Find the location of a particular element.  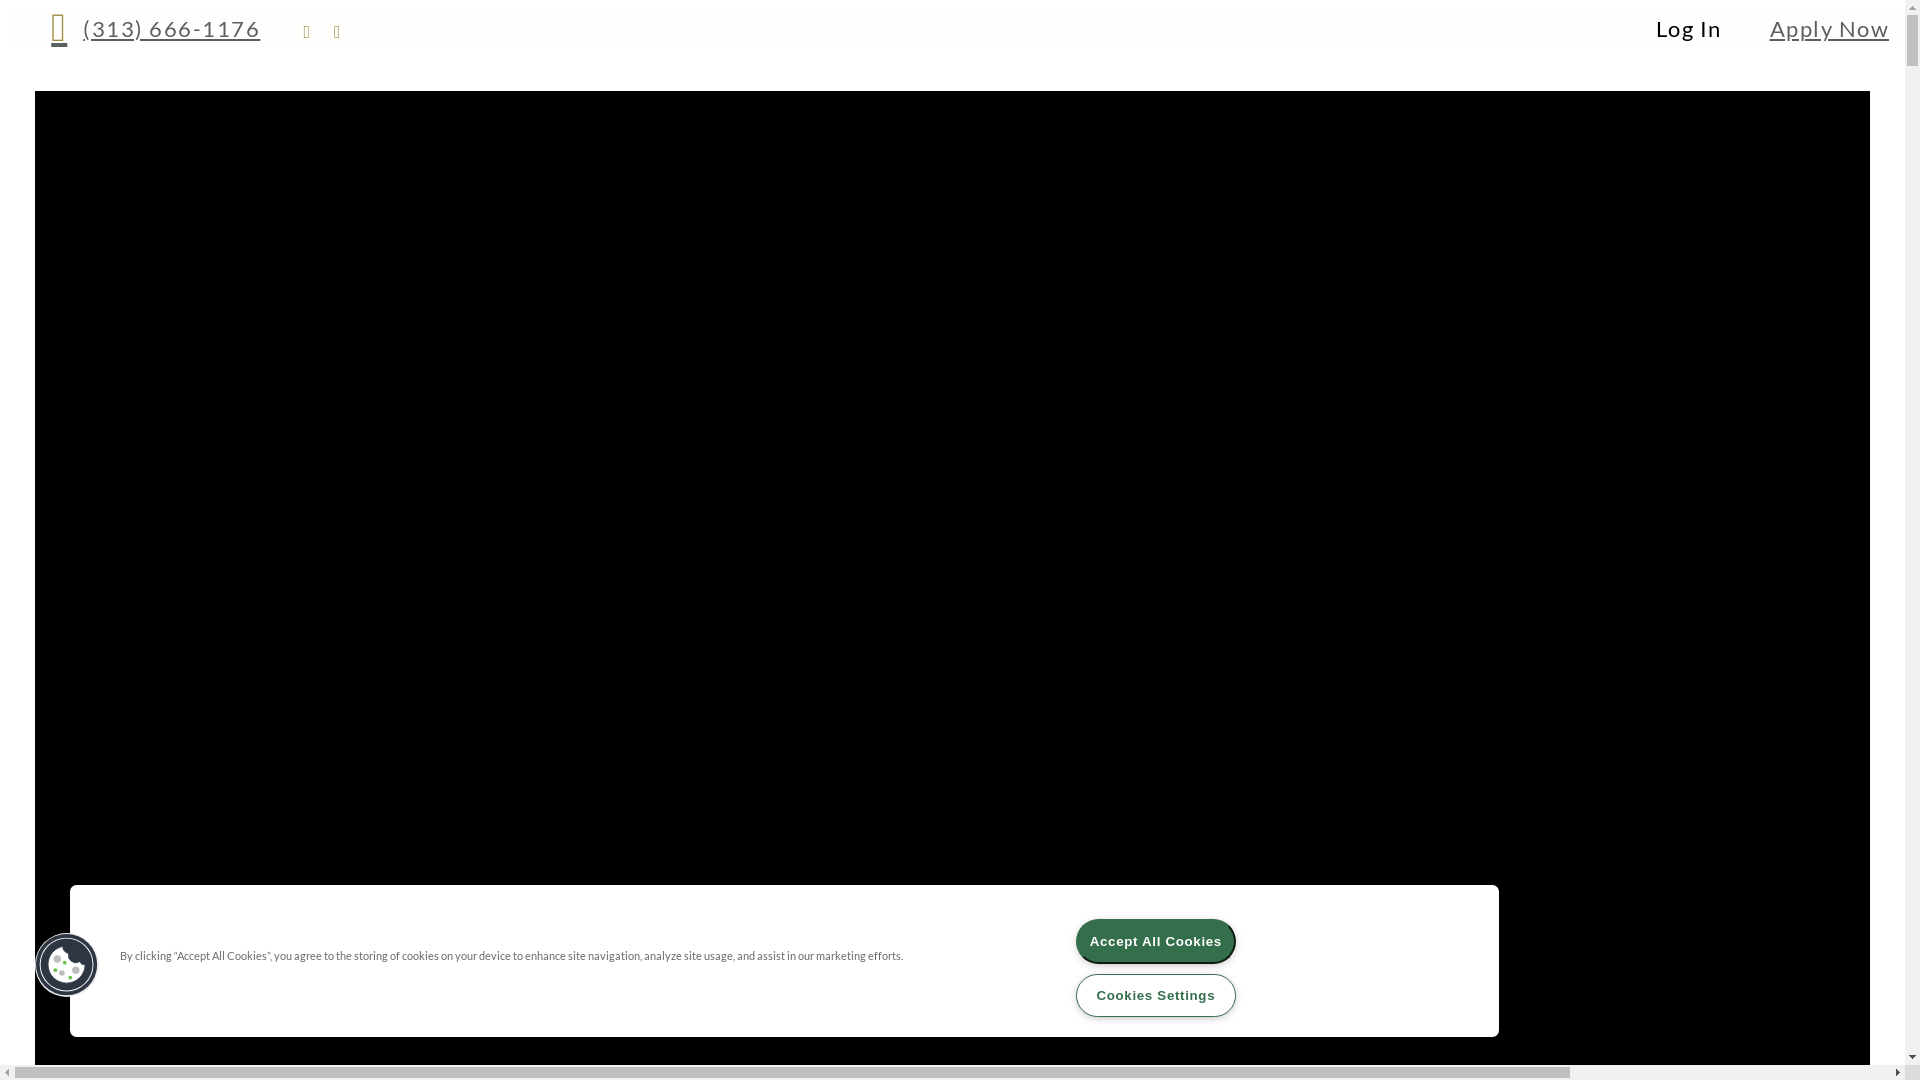

'Cookies Settings' is located at coordinates (1156, 995).